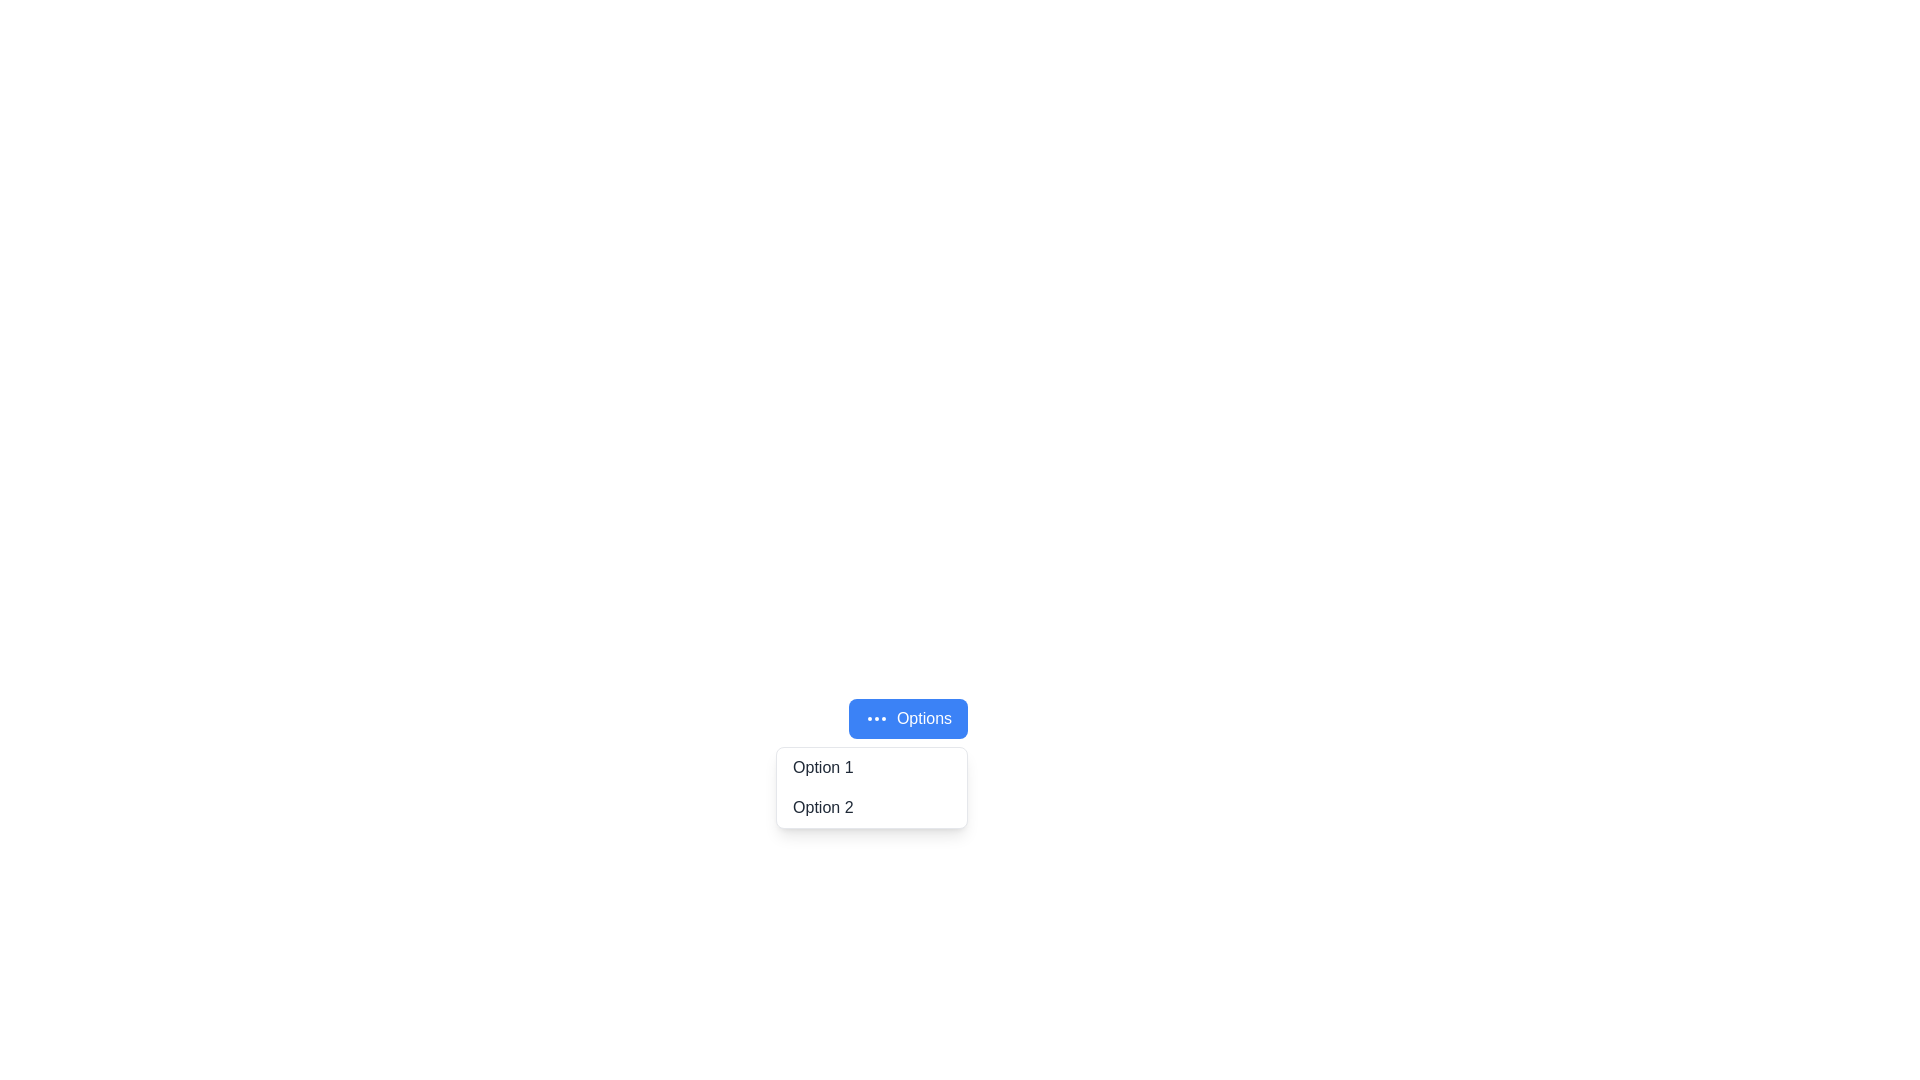 This screenshot has width=1920, height=1080. What do you see at coordinates (872, 766) in the screenshot?
I see `the 'Option 1' menu item to activate its hover state` at bounding box center [872, 766].